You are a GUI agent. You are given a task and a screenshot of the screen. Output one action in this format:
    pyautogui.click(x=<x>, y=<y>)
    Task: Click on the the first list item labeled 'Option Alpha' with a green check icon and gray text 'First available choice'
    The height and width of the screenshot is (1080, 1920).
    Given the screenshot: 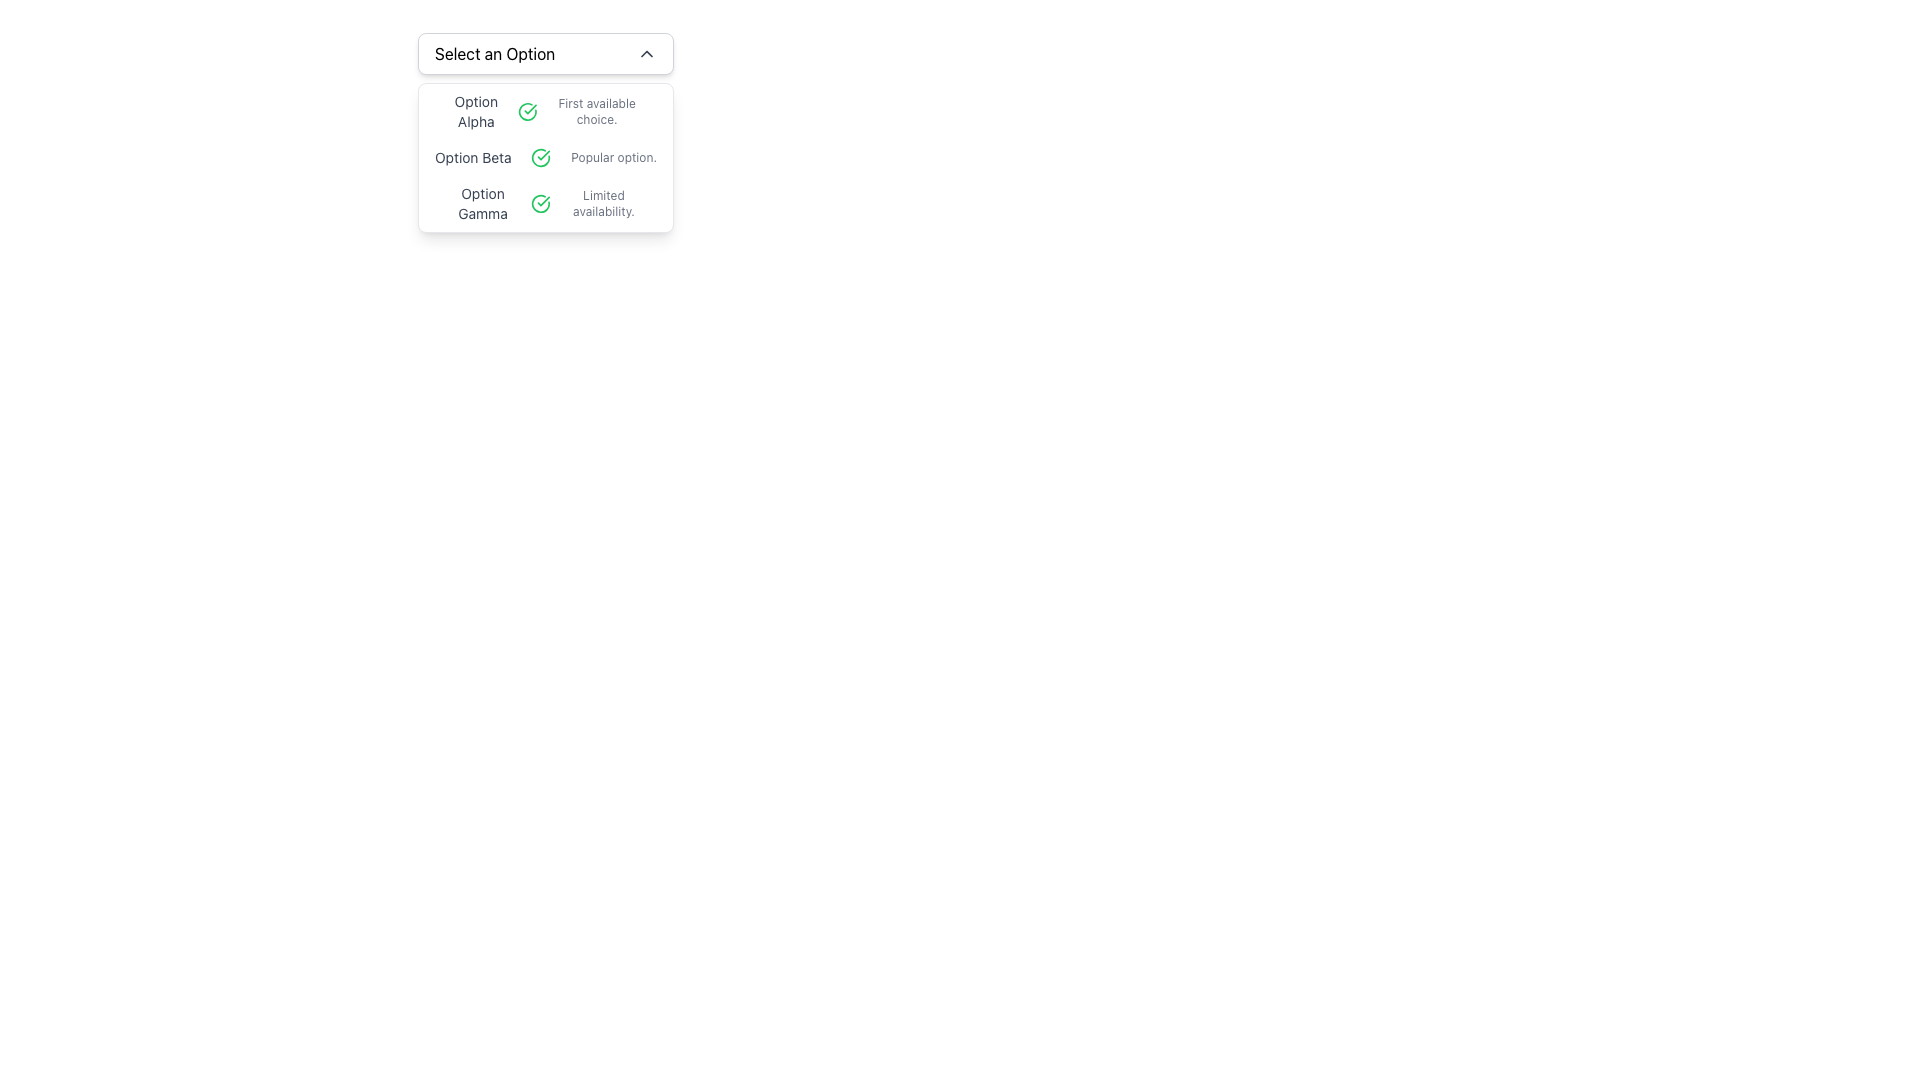 What is the action you would take?
    pyautogui.click(x=546, y=111)
    